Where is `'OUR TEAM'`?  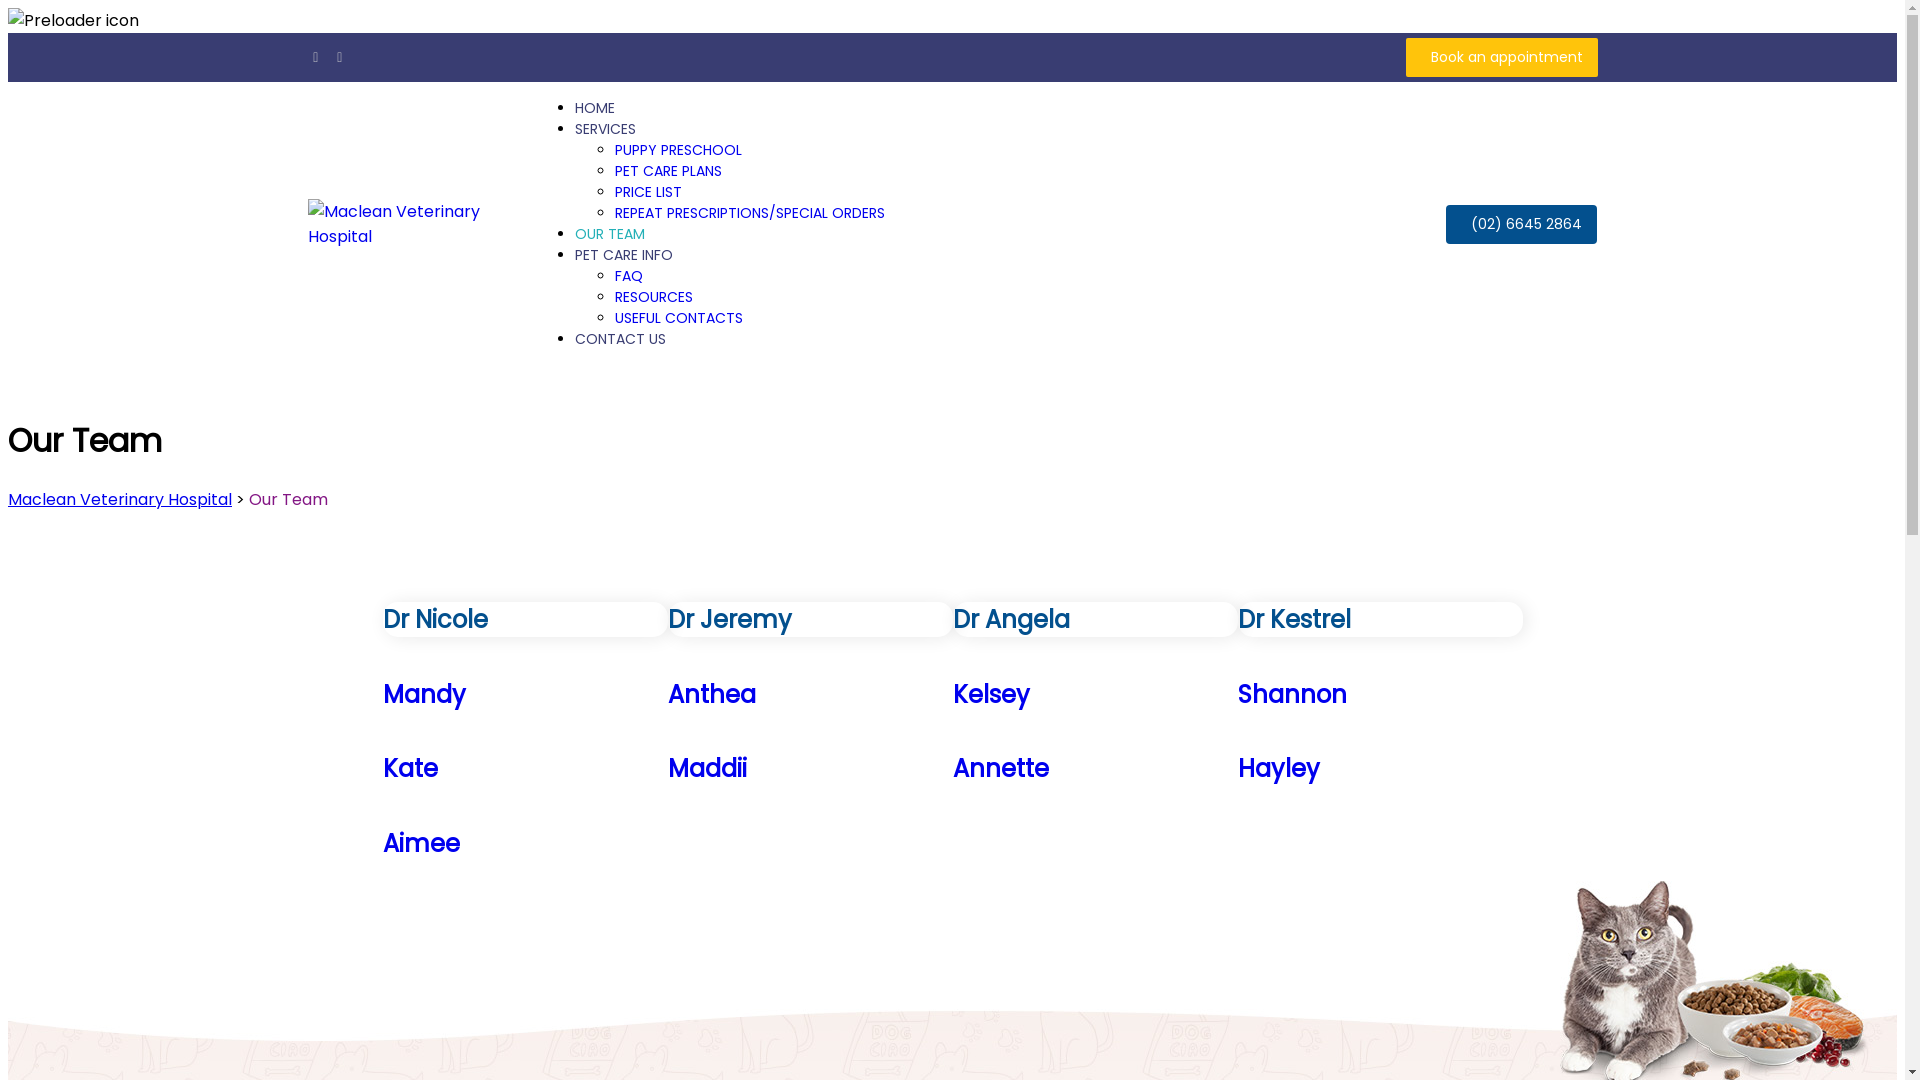
'OUR TEAM' is located at coordinates (608, 233).